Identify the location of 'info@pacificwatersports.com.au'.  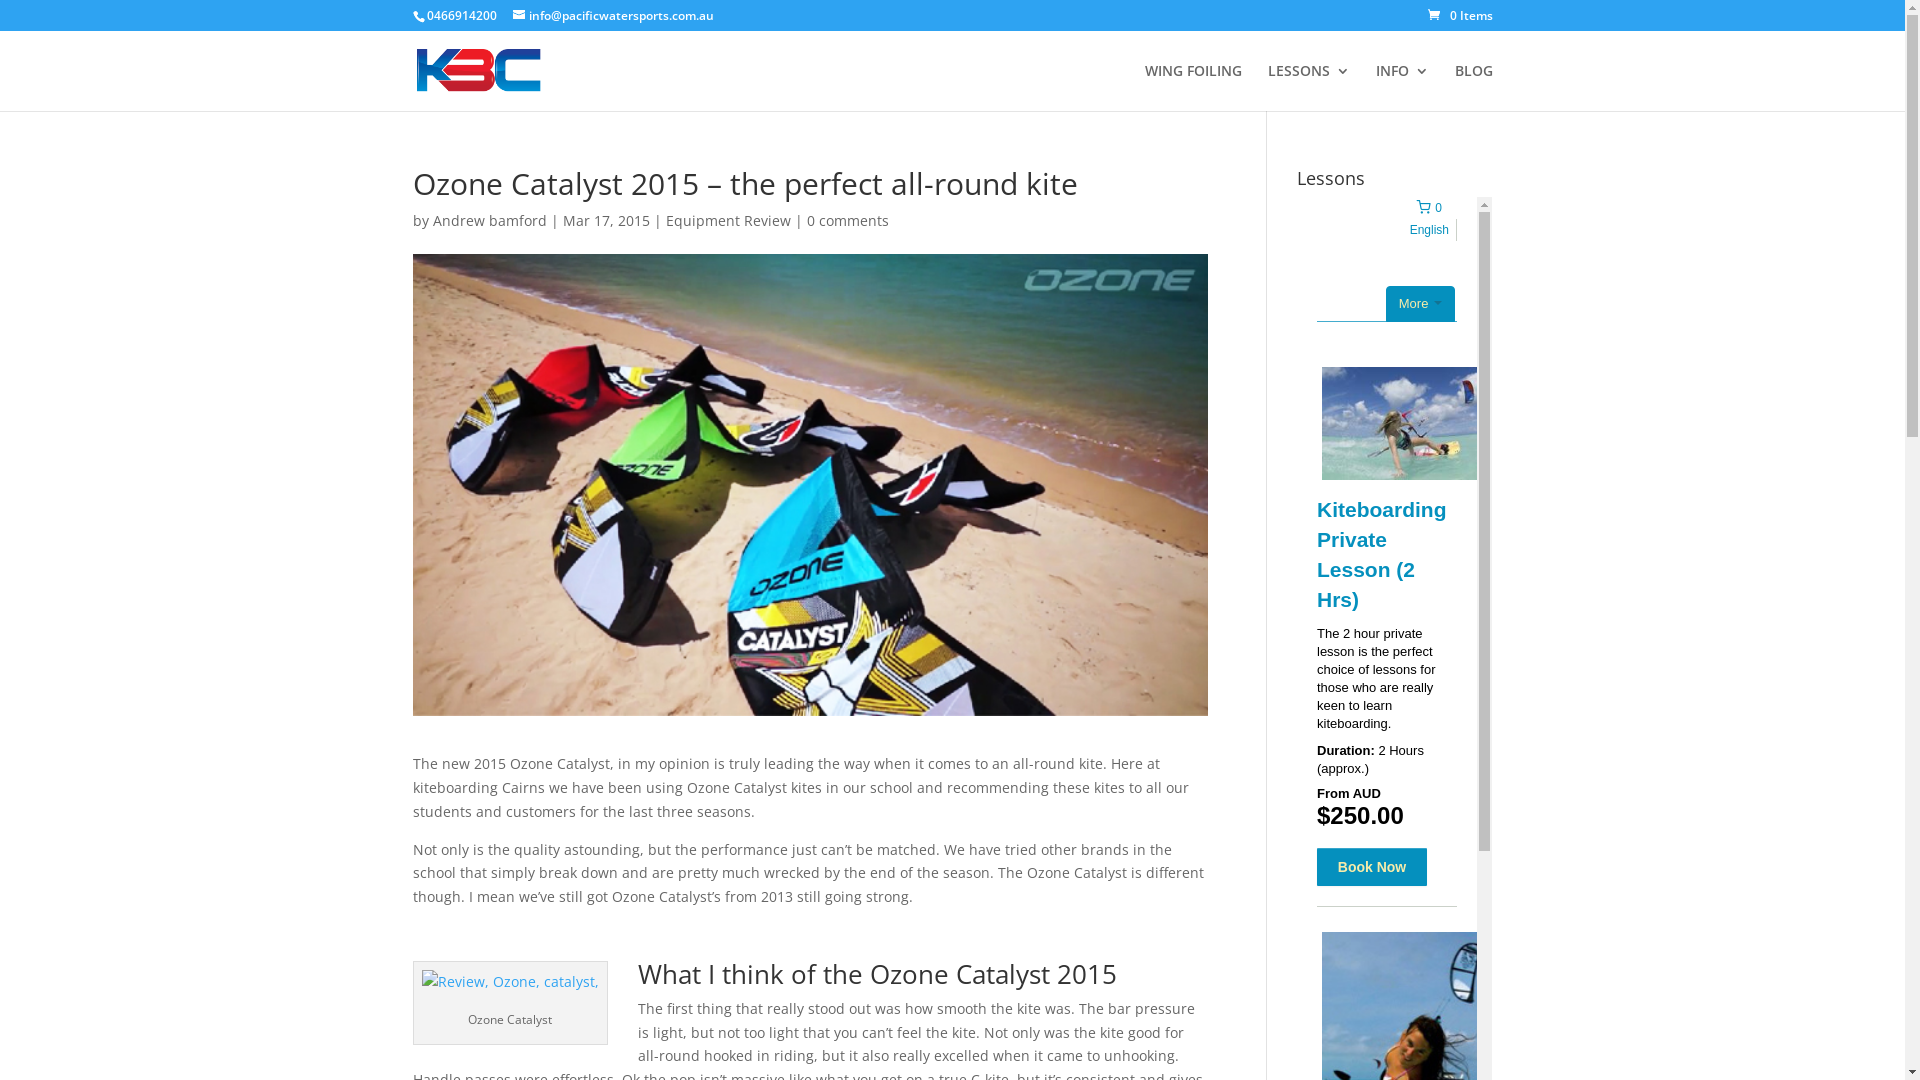
(611, 15).